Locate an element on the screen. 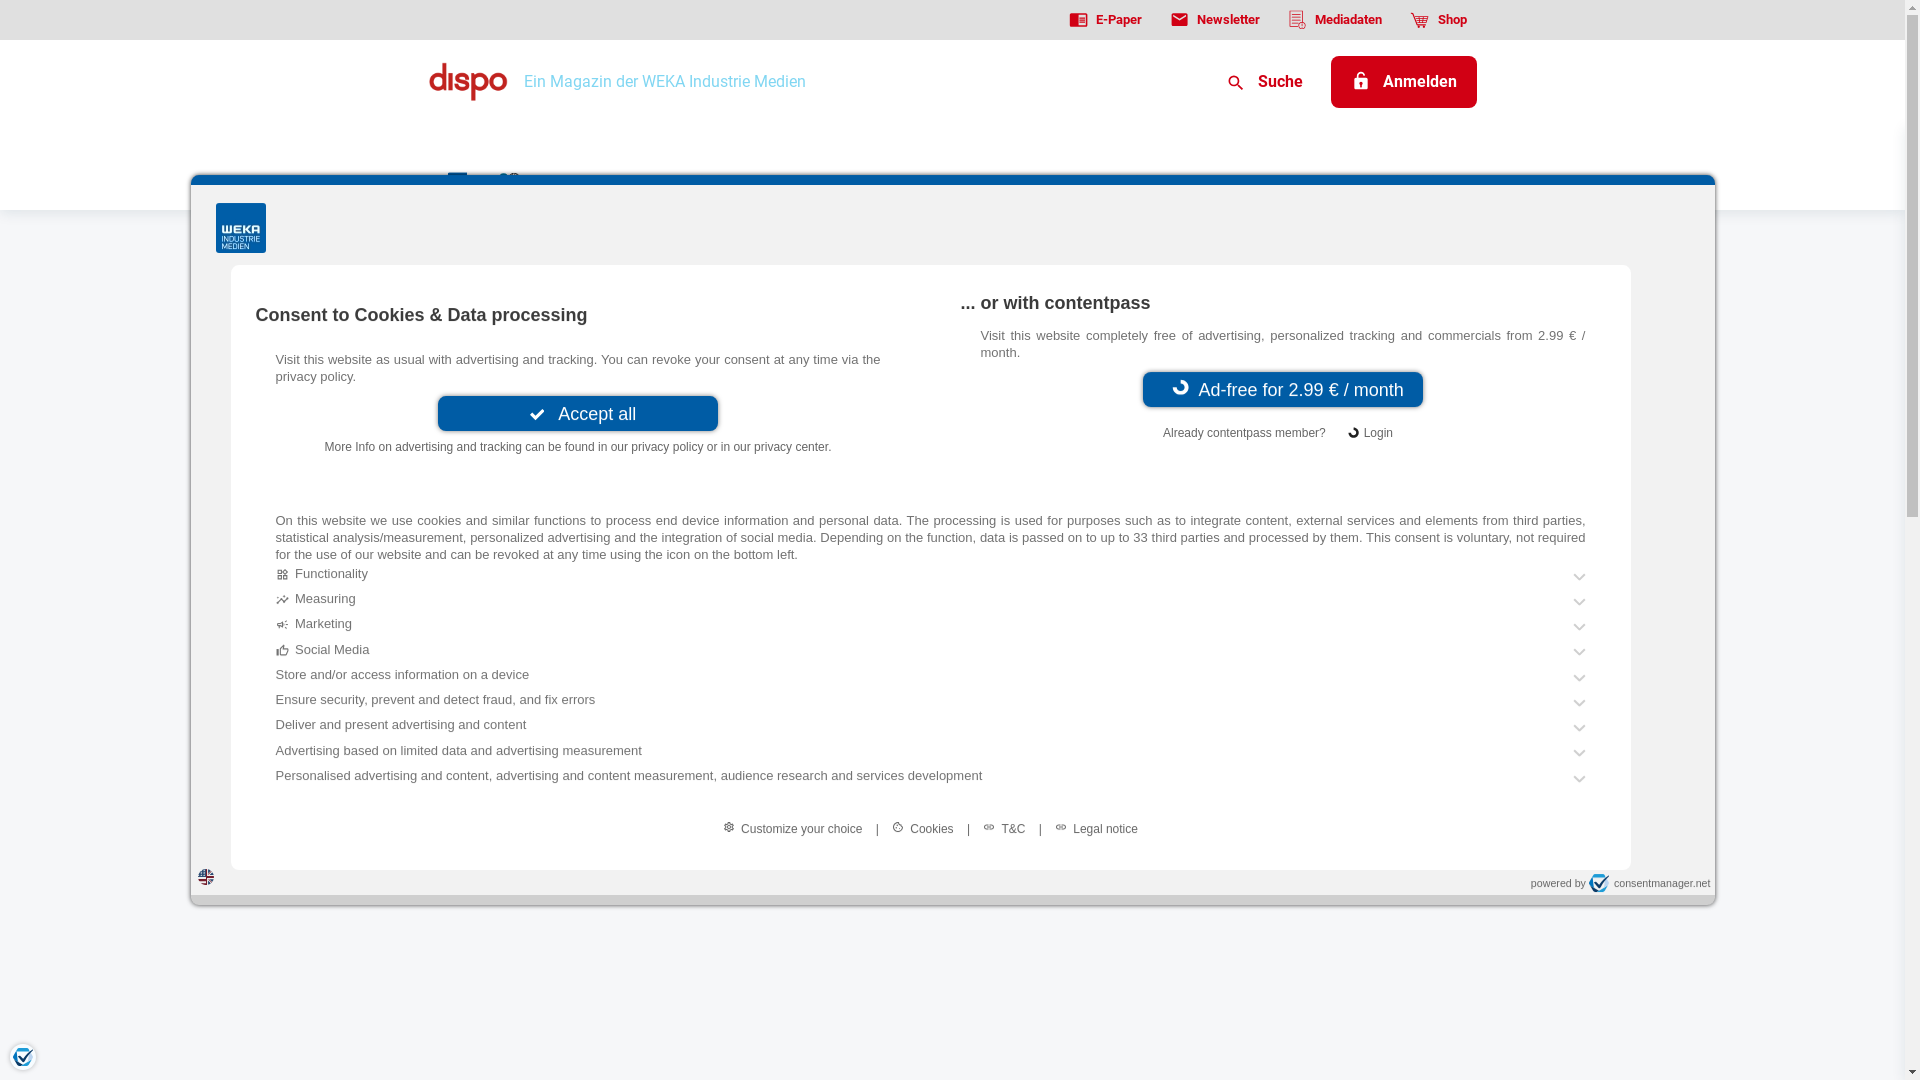  'Dispo logo' is located at coordinates (467, 80).